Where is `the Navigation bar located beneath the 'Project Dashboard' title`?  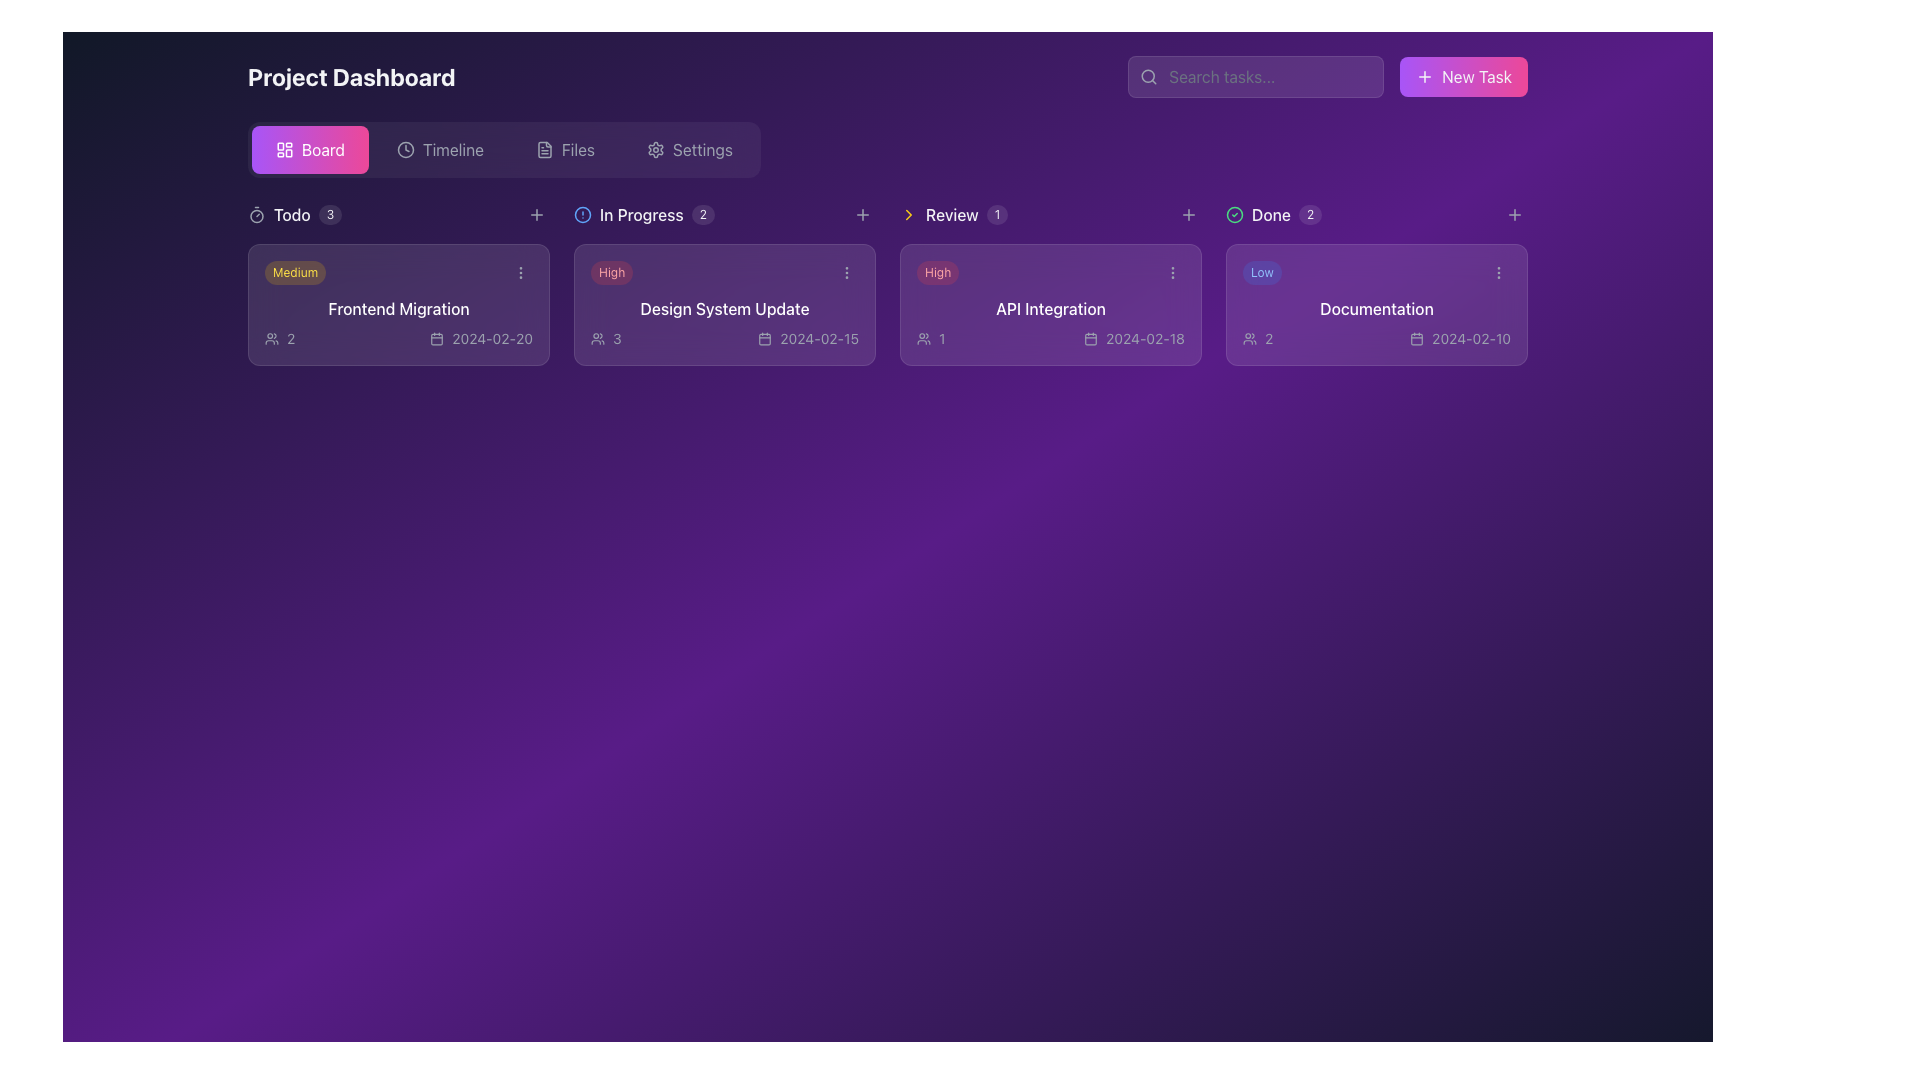
the Navigation bar located beneath the 'Project Dashboard' title is located at coordinates (504, 149).